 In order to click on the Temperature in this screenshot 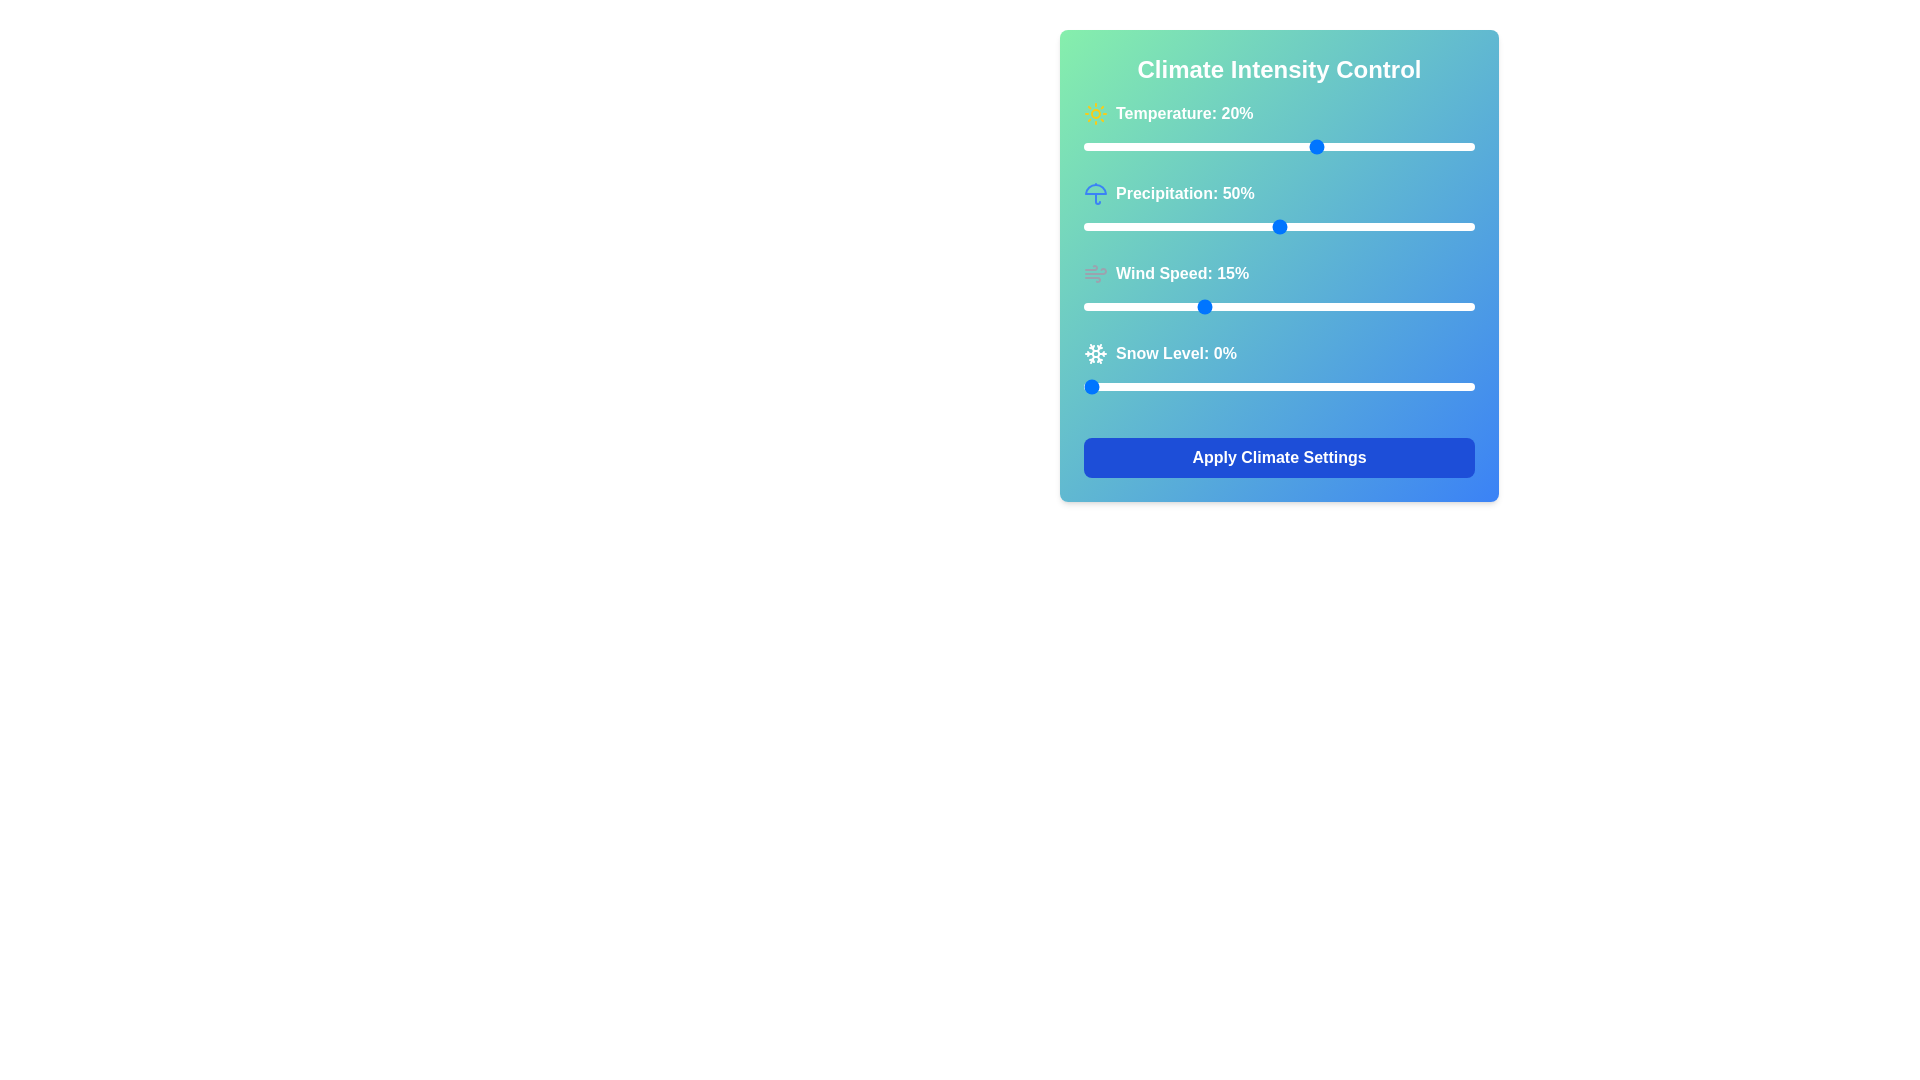, I will do `click(1185, 145)`.